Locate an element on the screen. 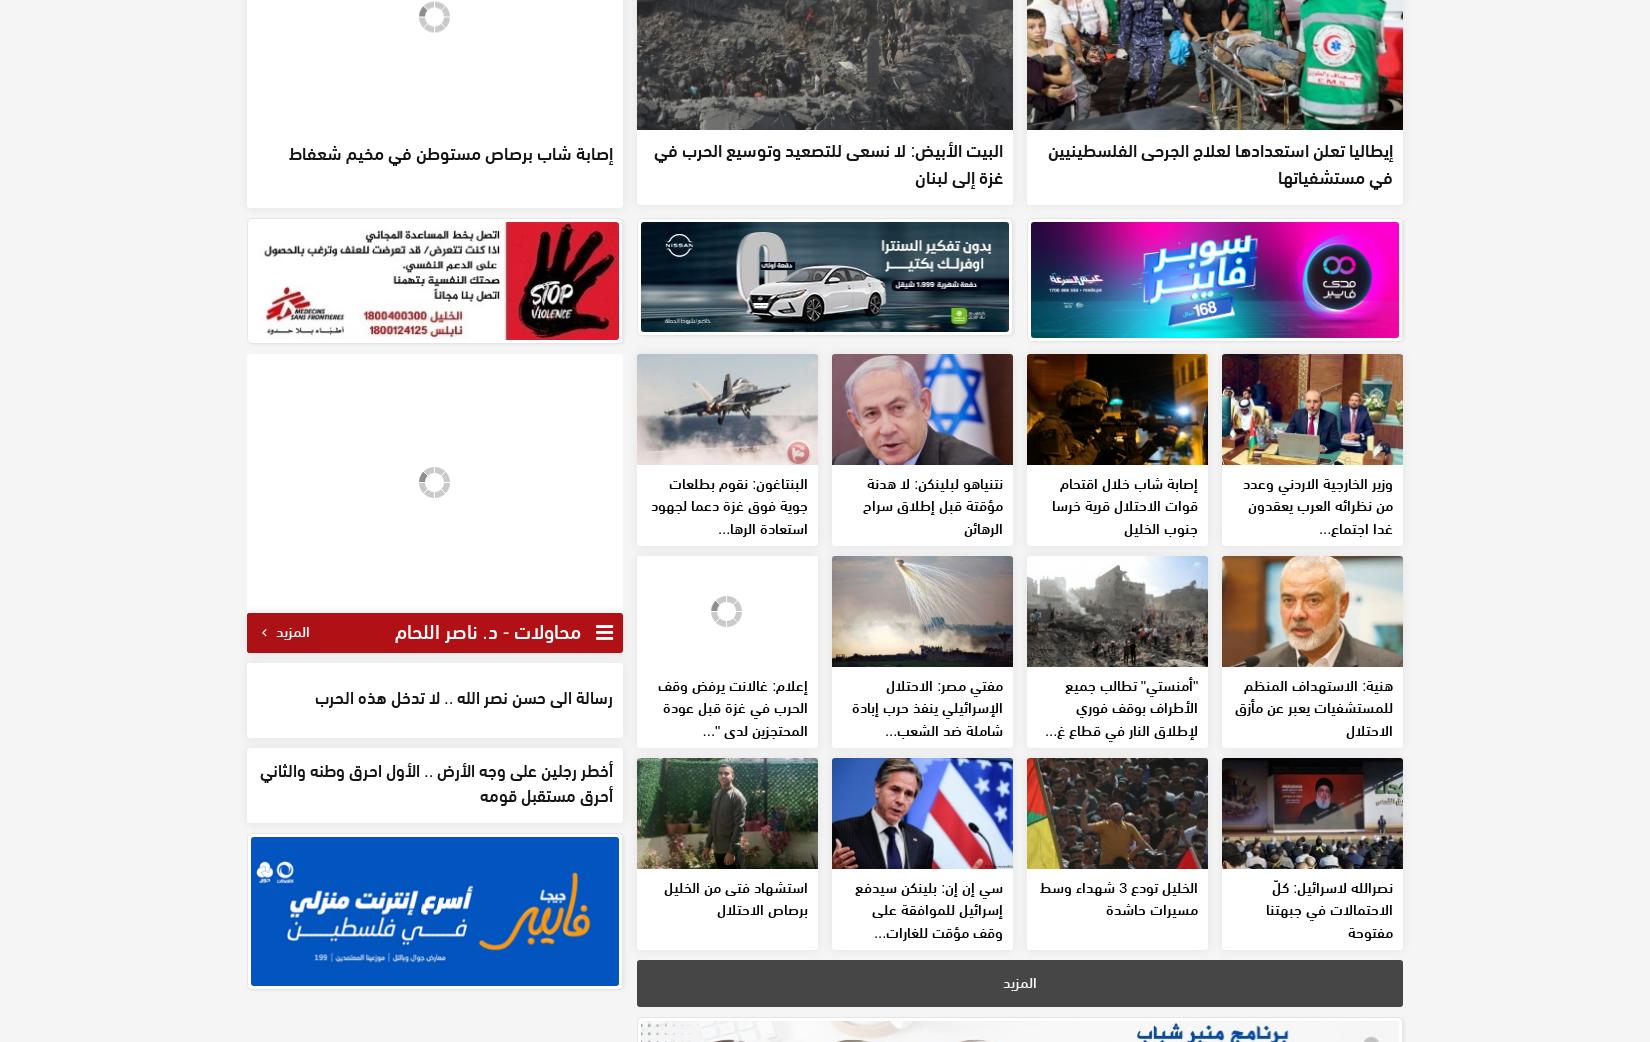 The width and height of the screenshot is (1650, 1042). 'وزير الخارجية الاردني وعدد من نظرائه العرب يعقدون غدا اجتماع...' is located at coordinates (1317, 649).